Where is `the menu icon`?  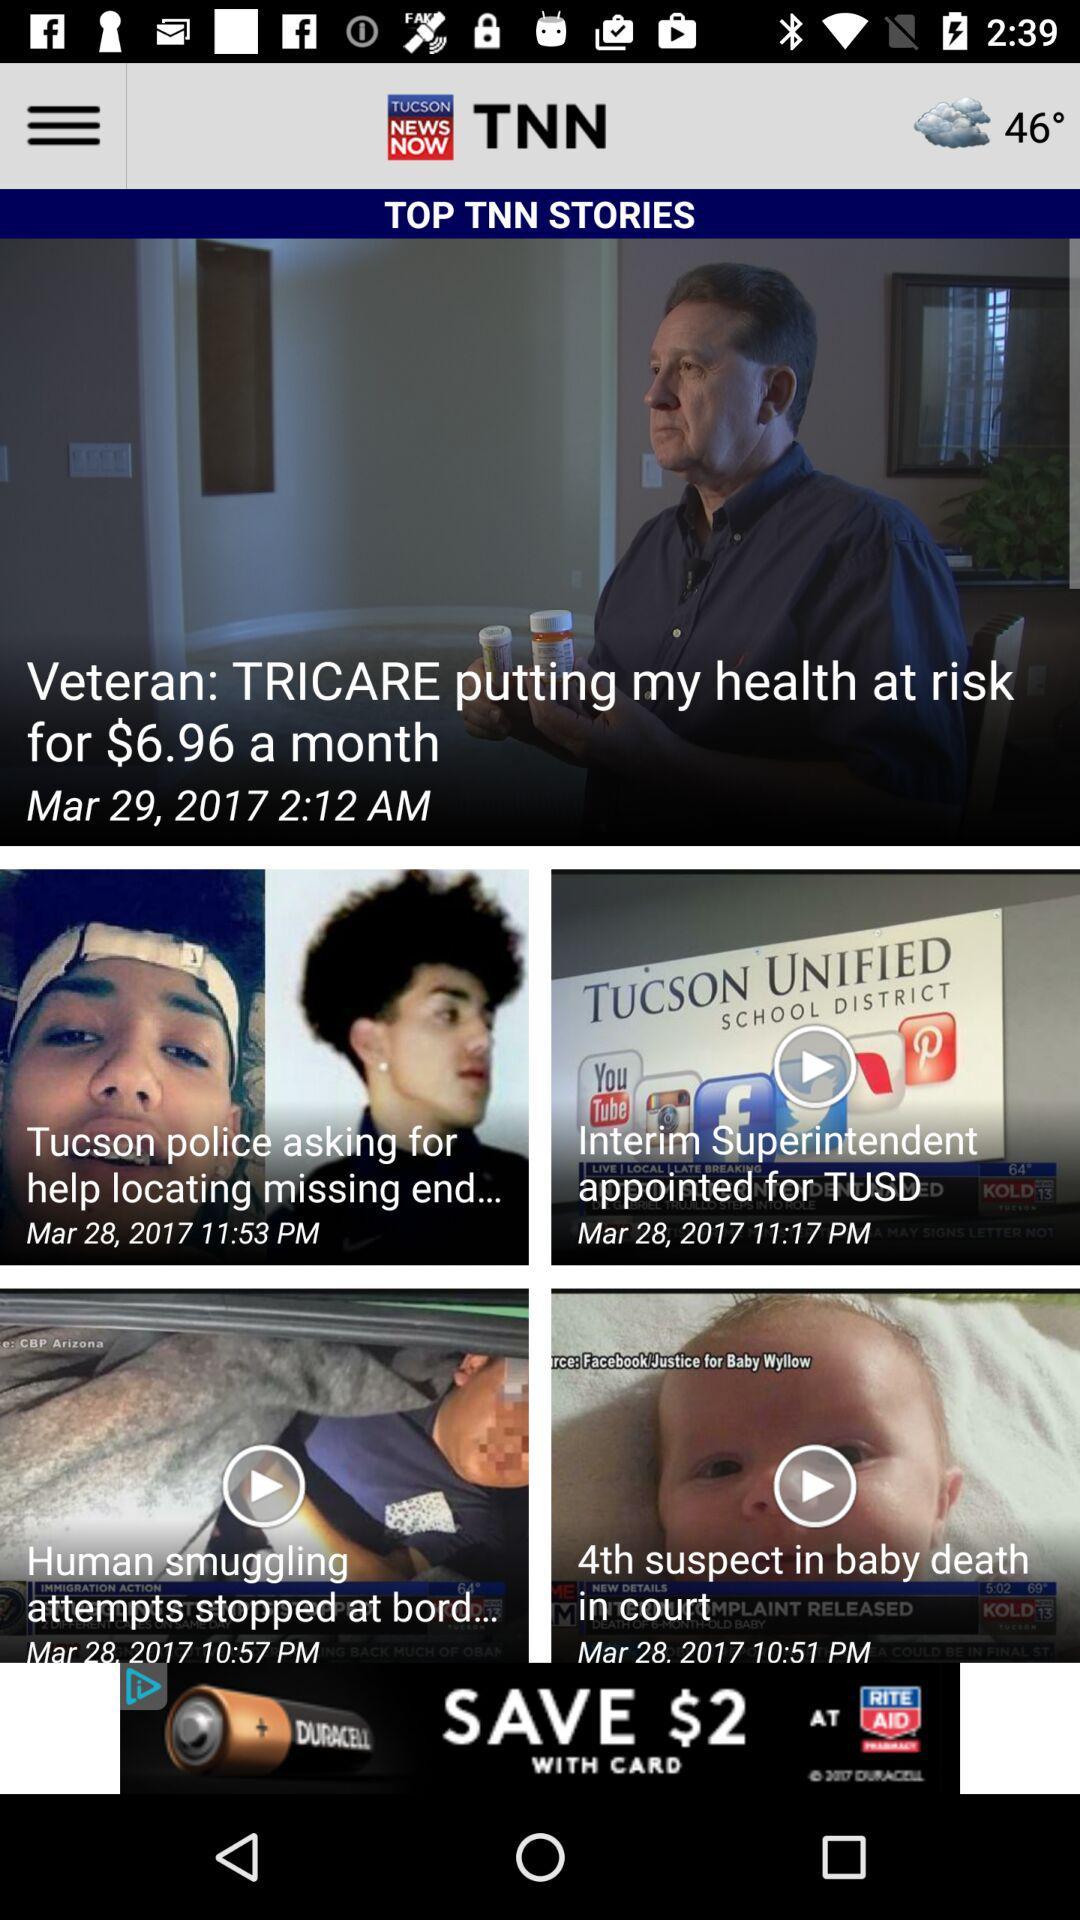
the menu icon is located at coordinates (61, 124).